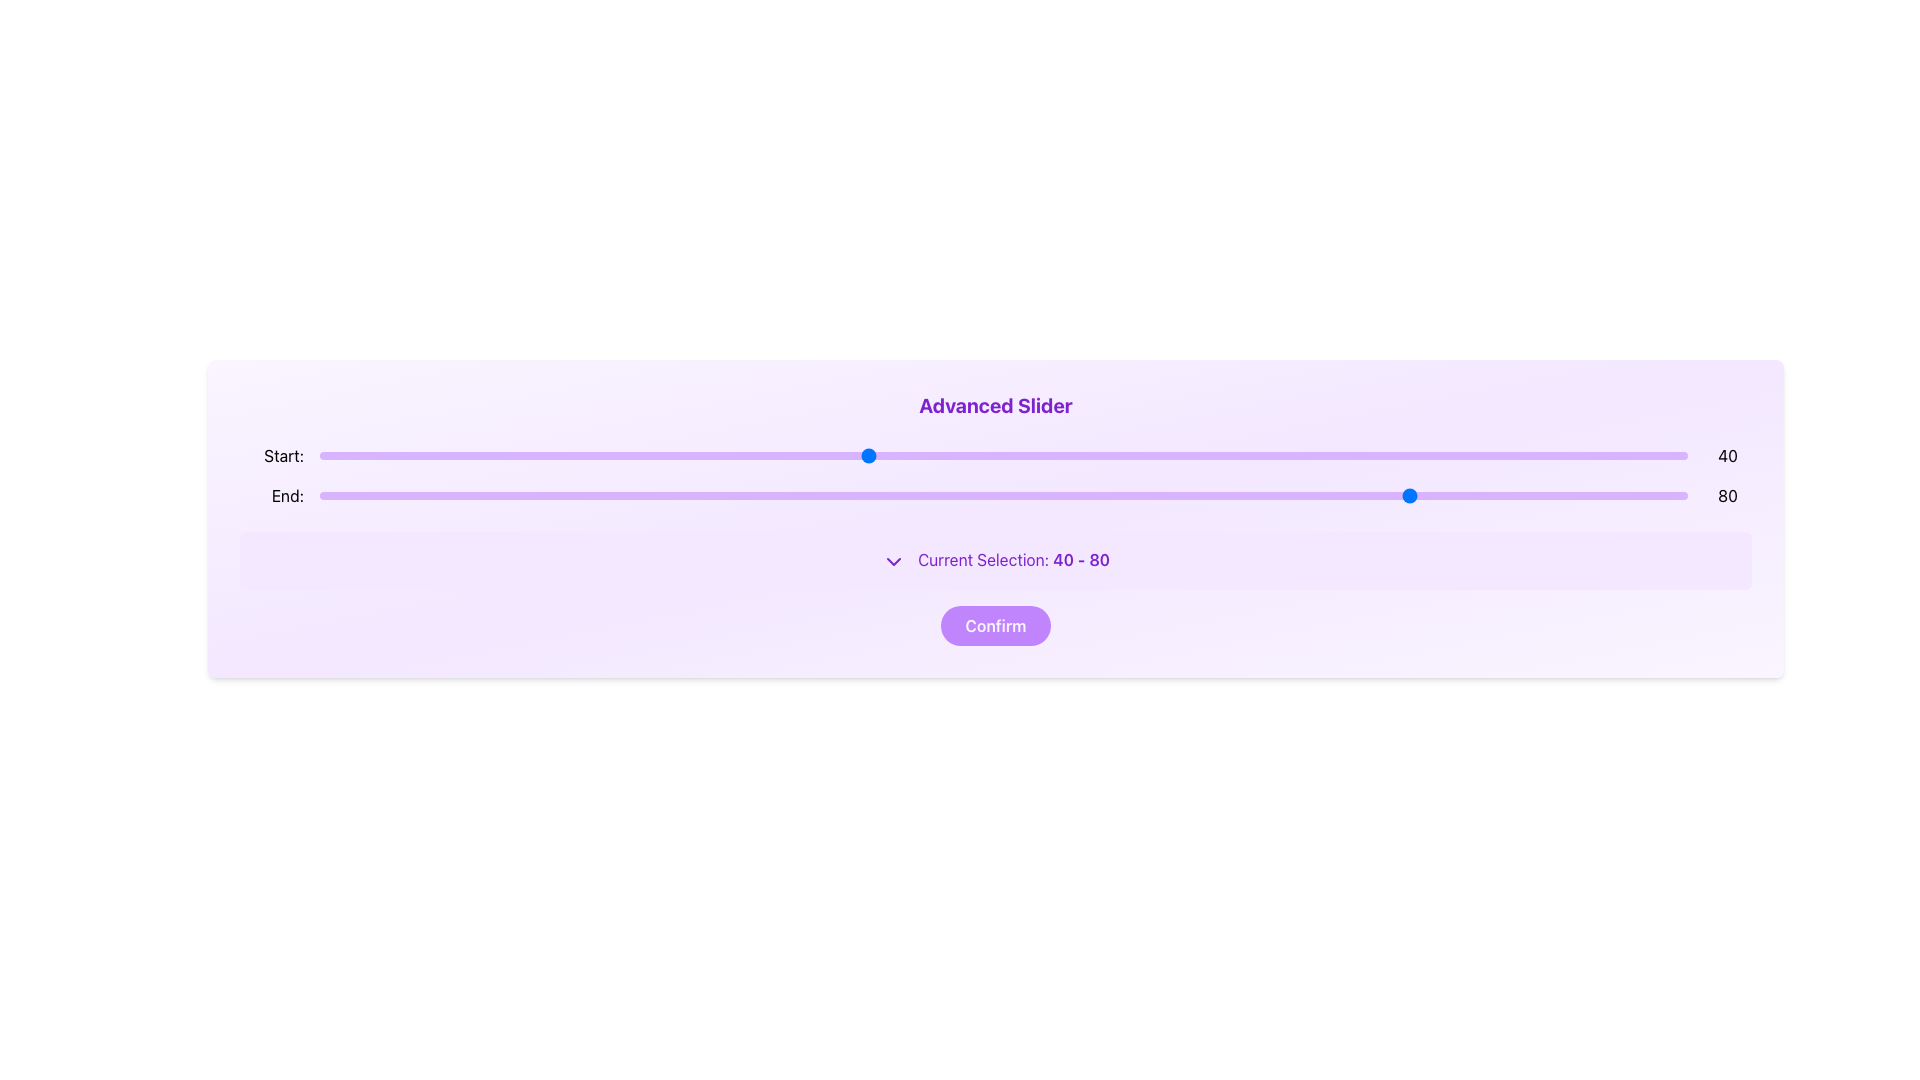  I want to click on the start slider, so click(633, 455).